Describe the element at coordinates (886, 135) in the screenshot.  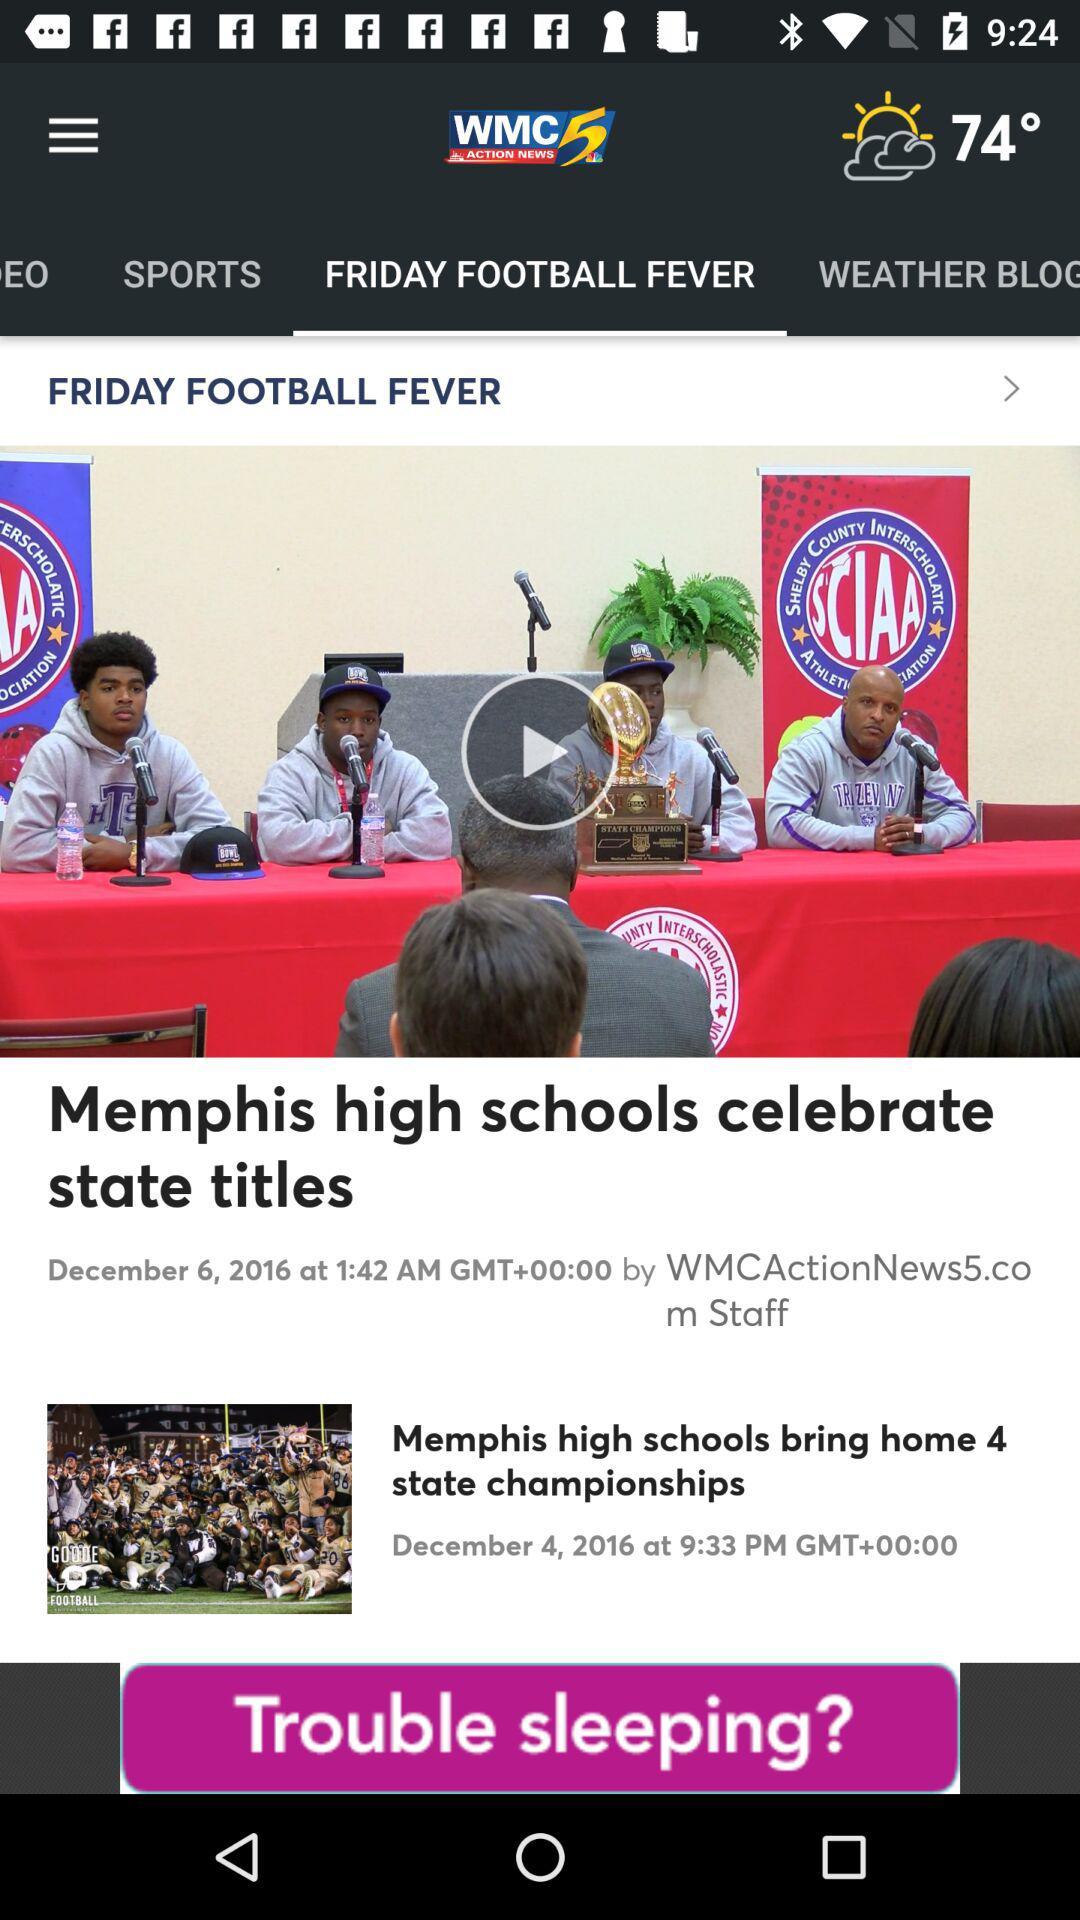
I see `weather details` at that location.